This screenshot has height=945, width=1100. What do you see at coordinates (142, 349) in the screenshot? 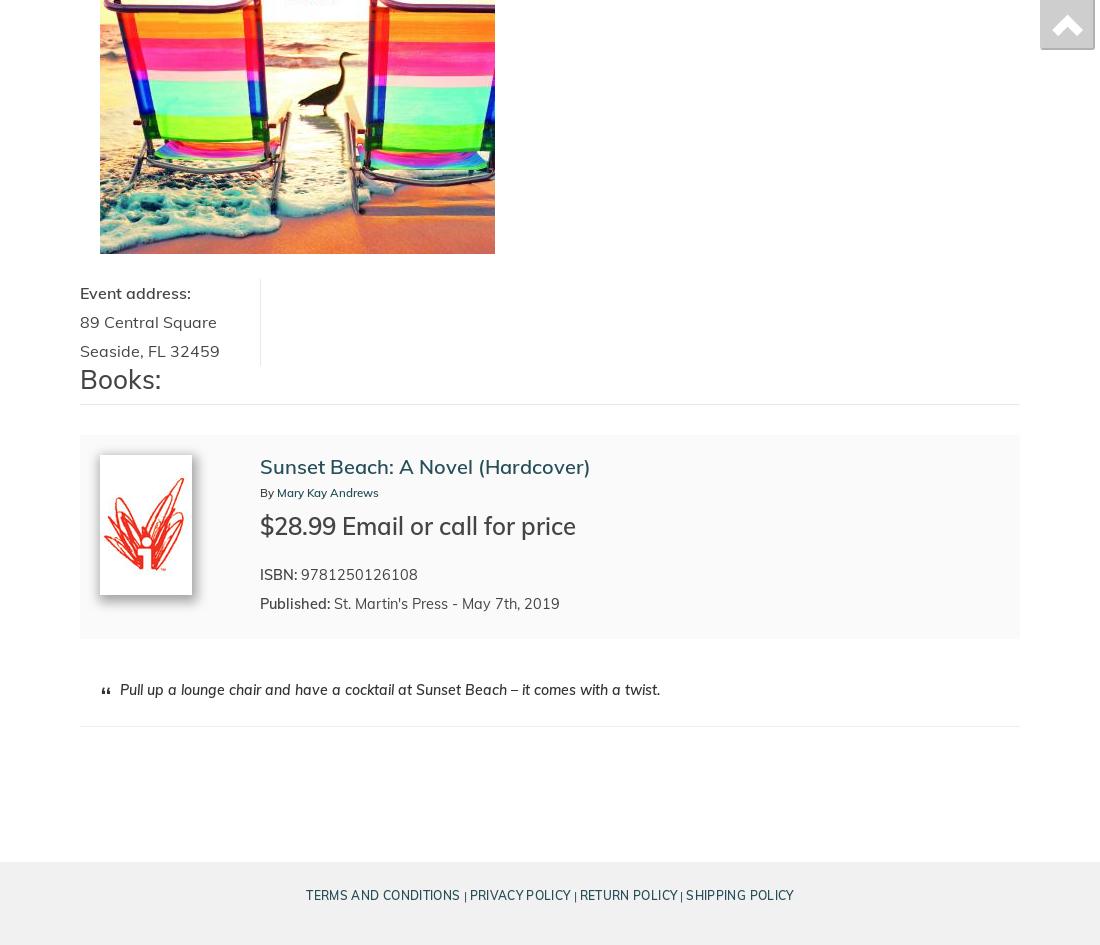
I see `','` at bounding box center [142, 349].